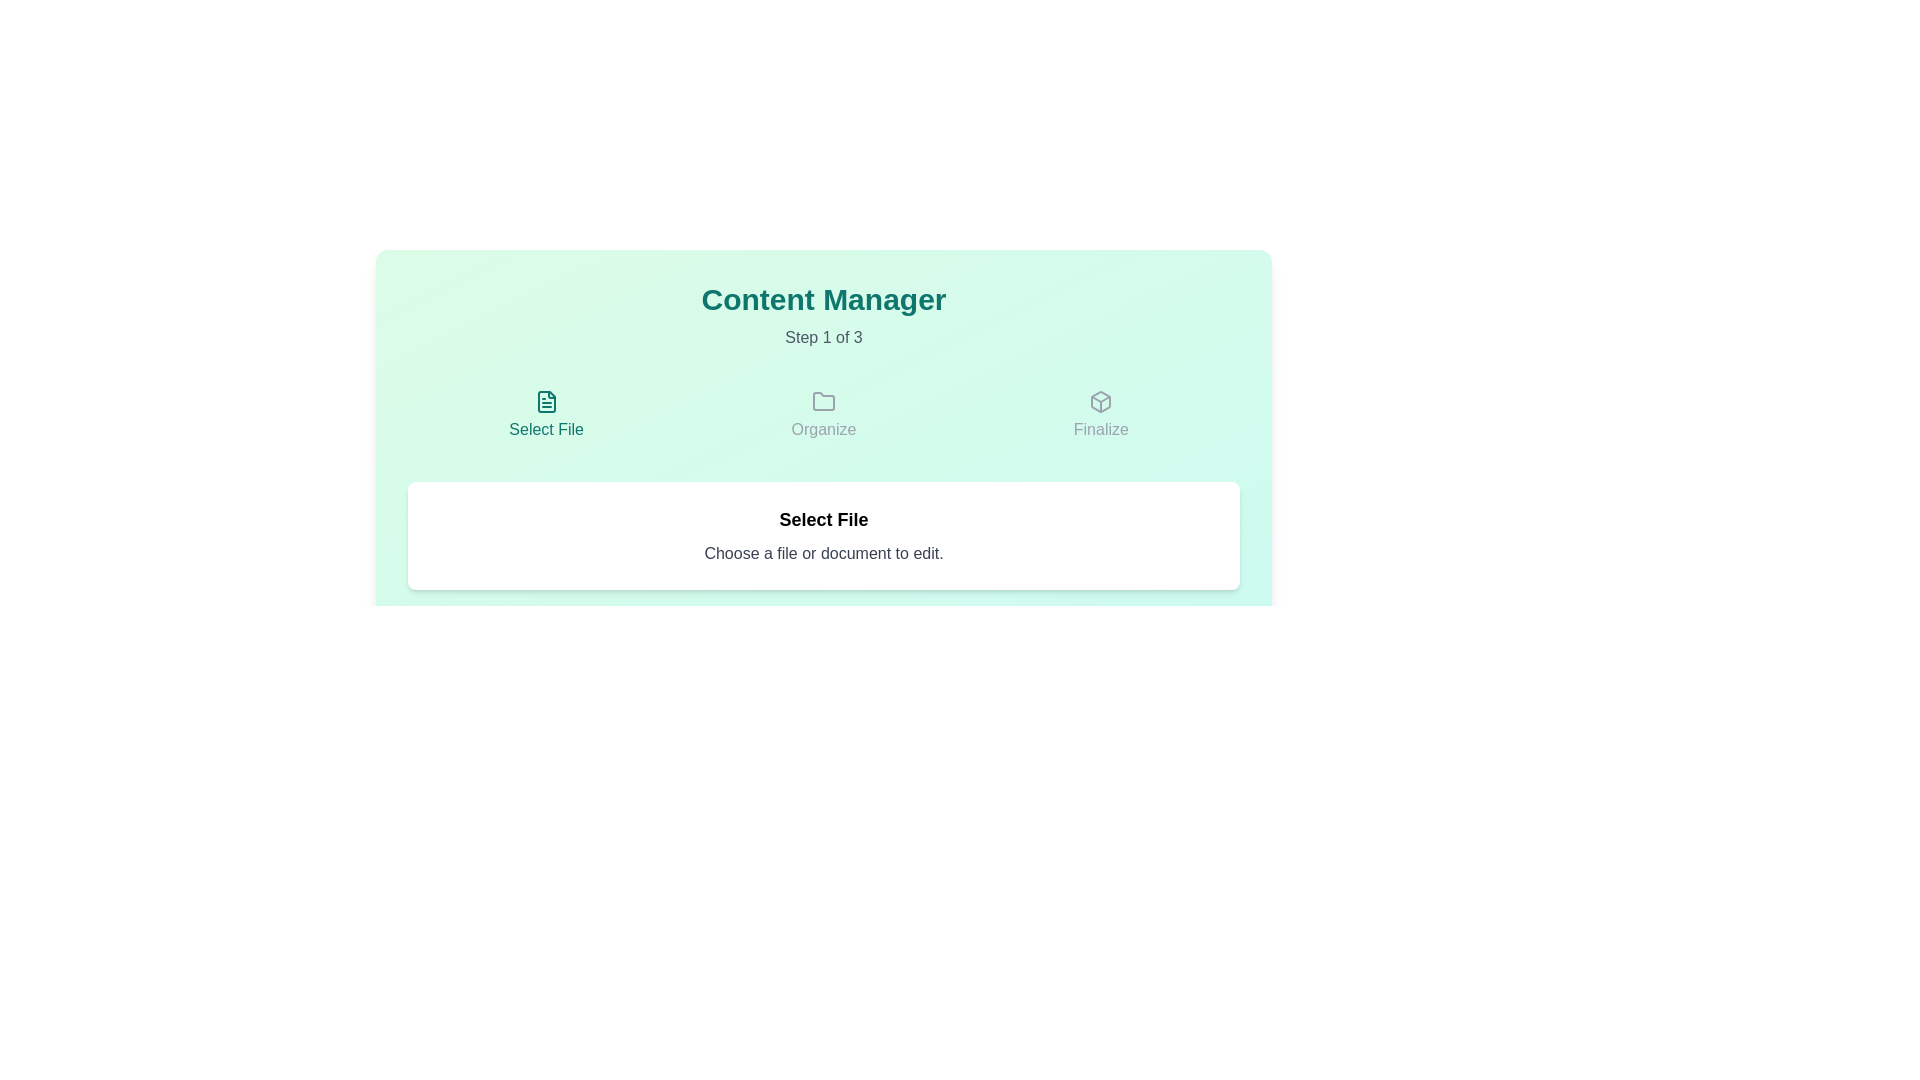 This screenshot has height=1080, width=1920. Describe the element at coordinates (824, 401) in the screenshot. I see `the folder icon, which is the second icon in a horizontal row of three icons, positioned between a document icon and a box icon` at that location.